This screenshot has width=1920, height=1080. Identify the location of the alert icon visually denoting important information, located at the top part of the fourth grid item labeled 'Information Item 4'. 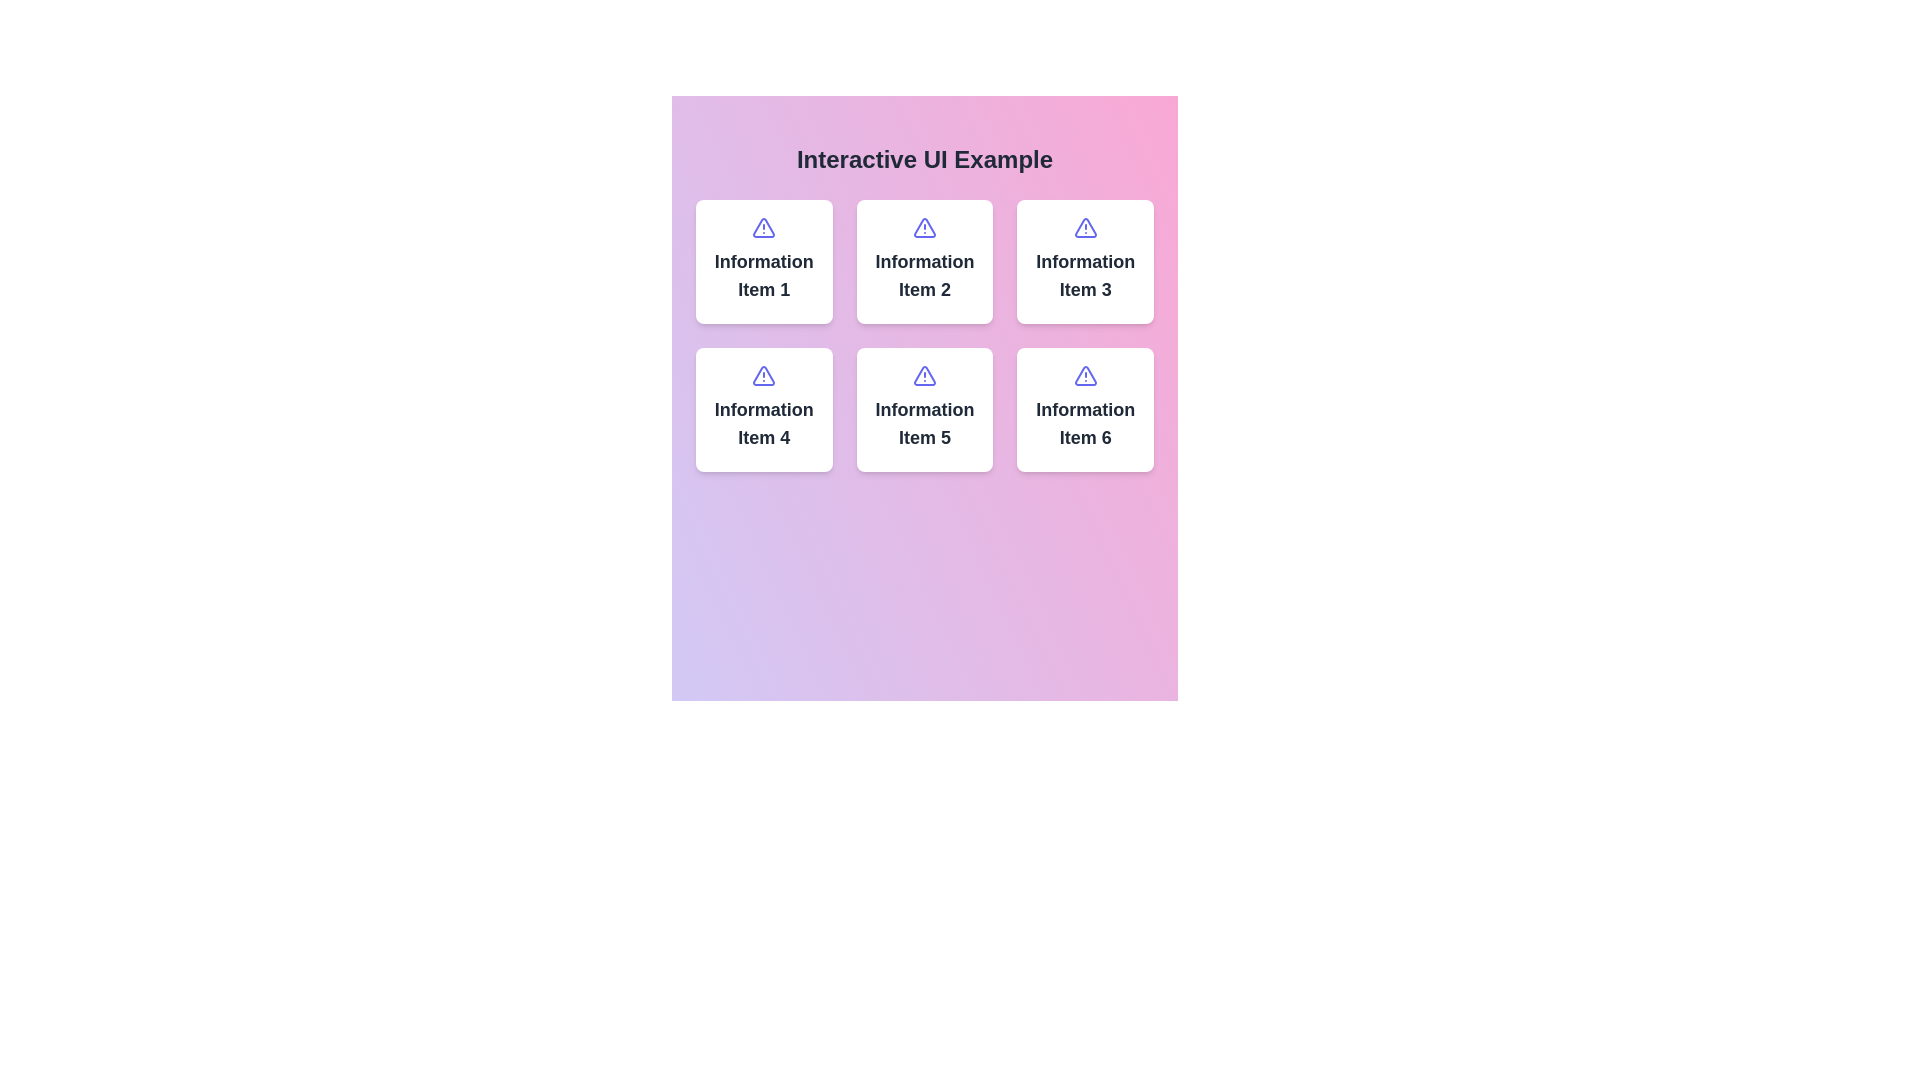
(763, 375).